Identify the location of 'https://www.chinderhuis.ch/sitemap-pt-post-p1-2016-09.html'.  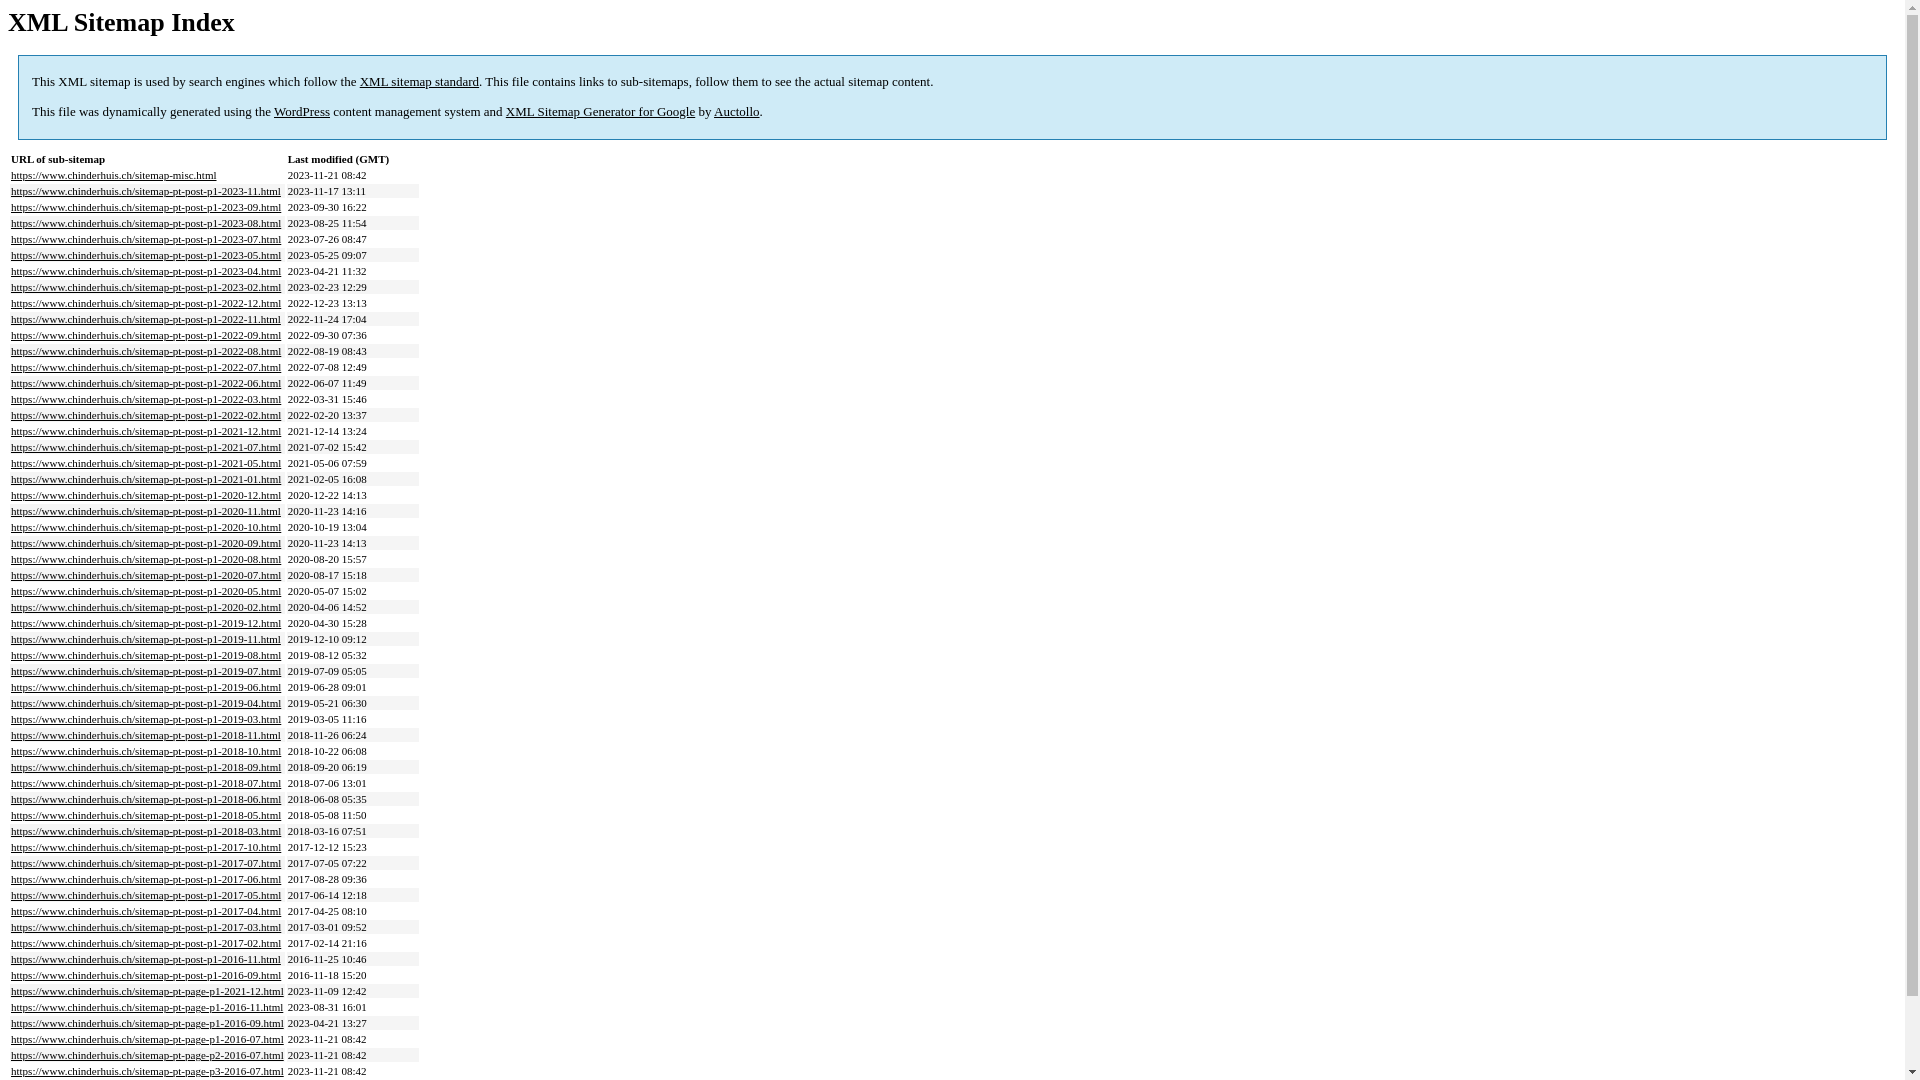
(144, 974).